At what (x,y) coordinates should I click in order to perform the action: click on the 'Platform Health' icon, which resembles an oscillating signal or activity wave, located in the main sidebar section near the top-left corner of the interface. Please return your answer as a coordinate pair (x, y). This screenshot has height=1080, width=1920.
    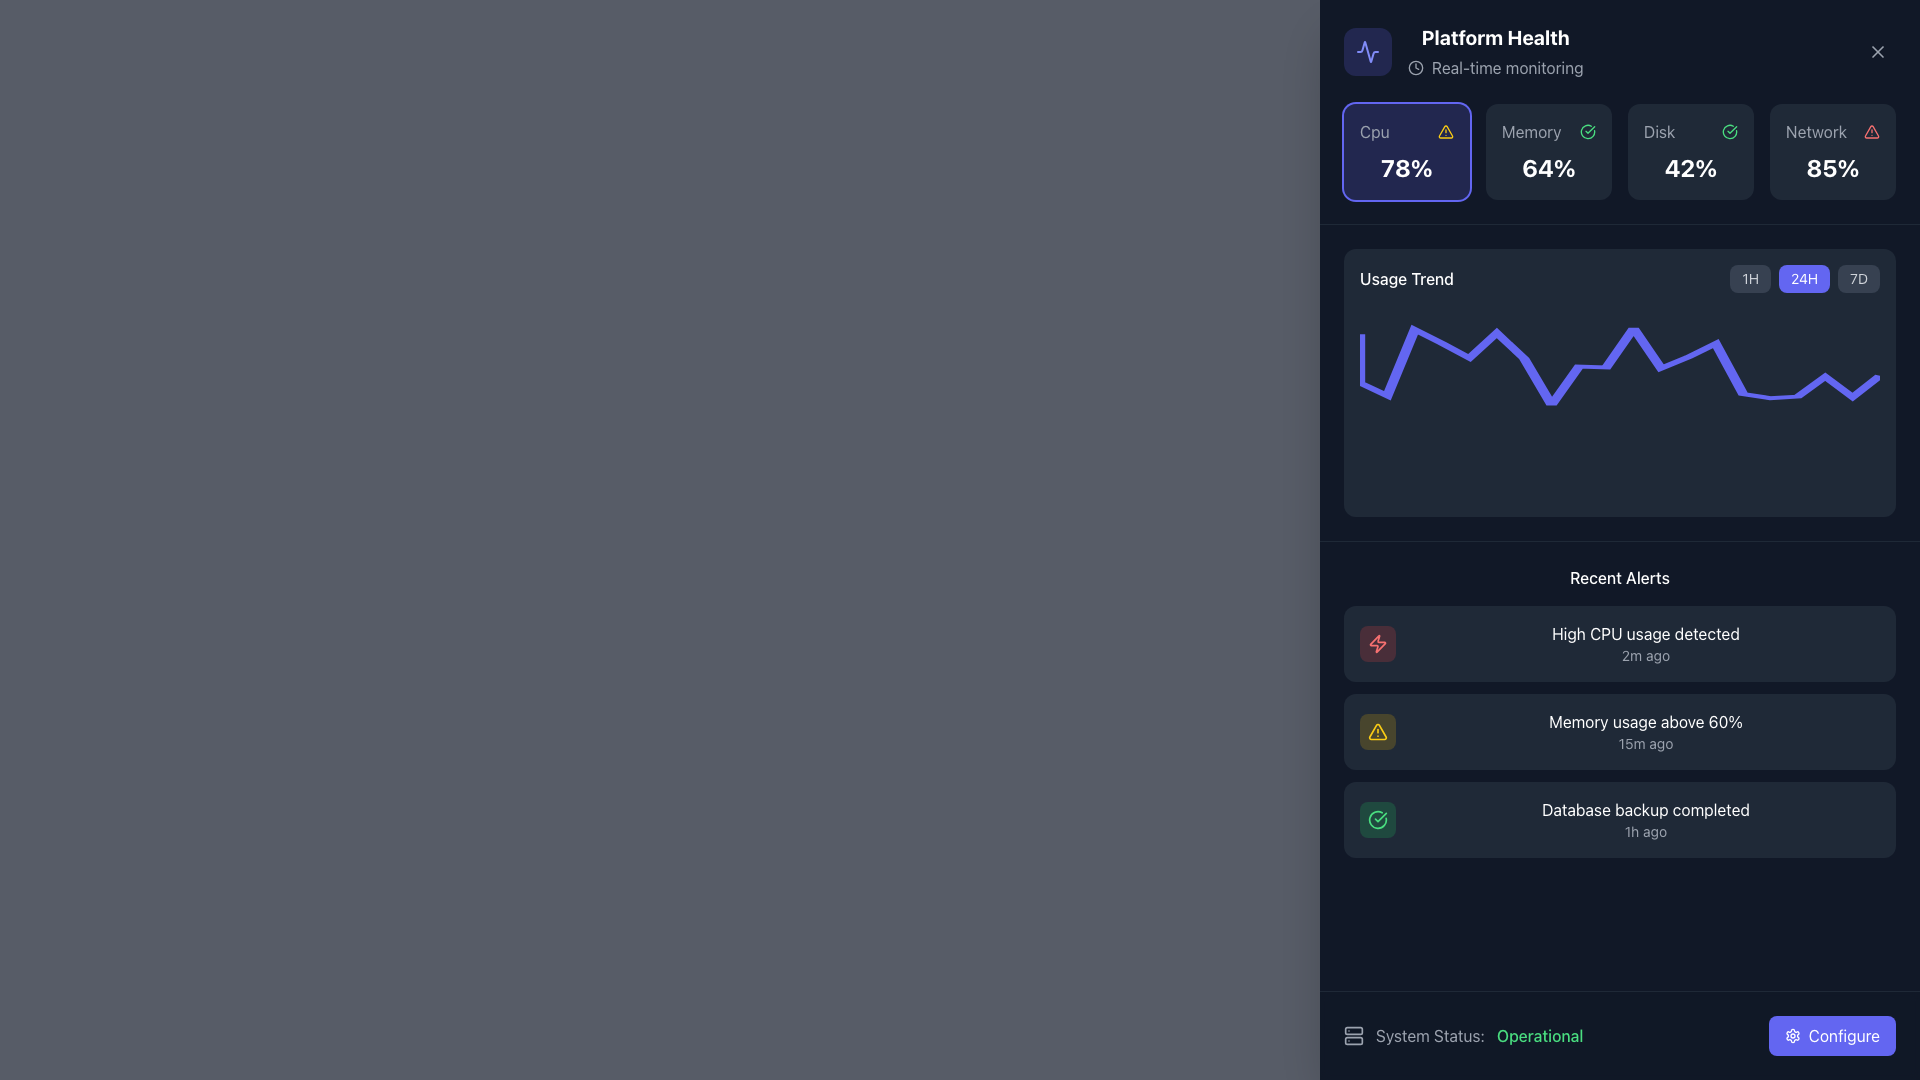
    Looking at the image, I should click on (1367, 50).